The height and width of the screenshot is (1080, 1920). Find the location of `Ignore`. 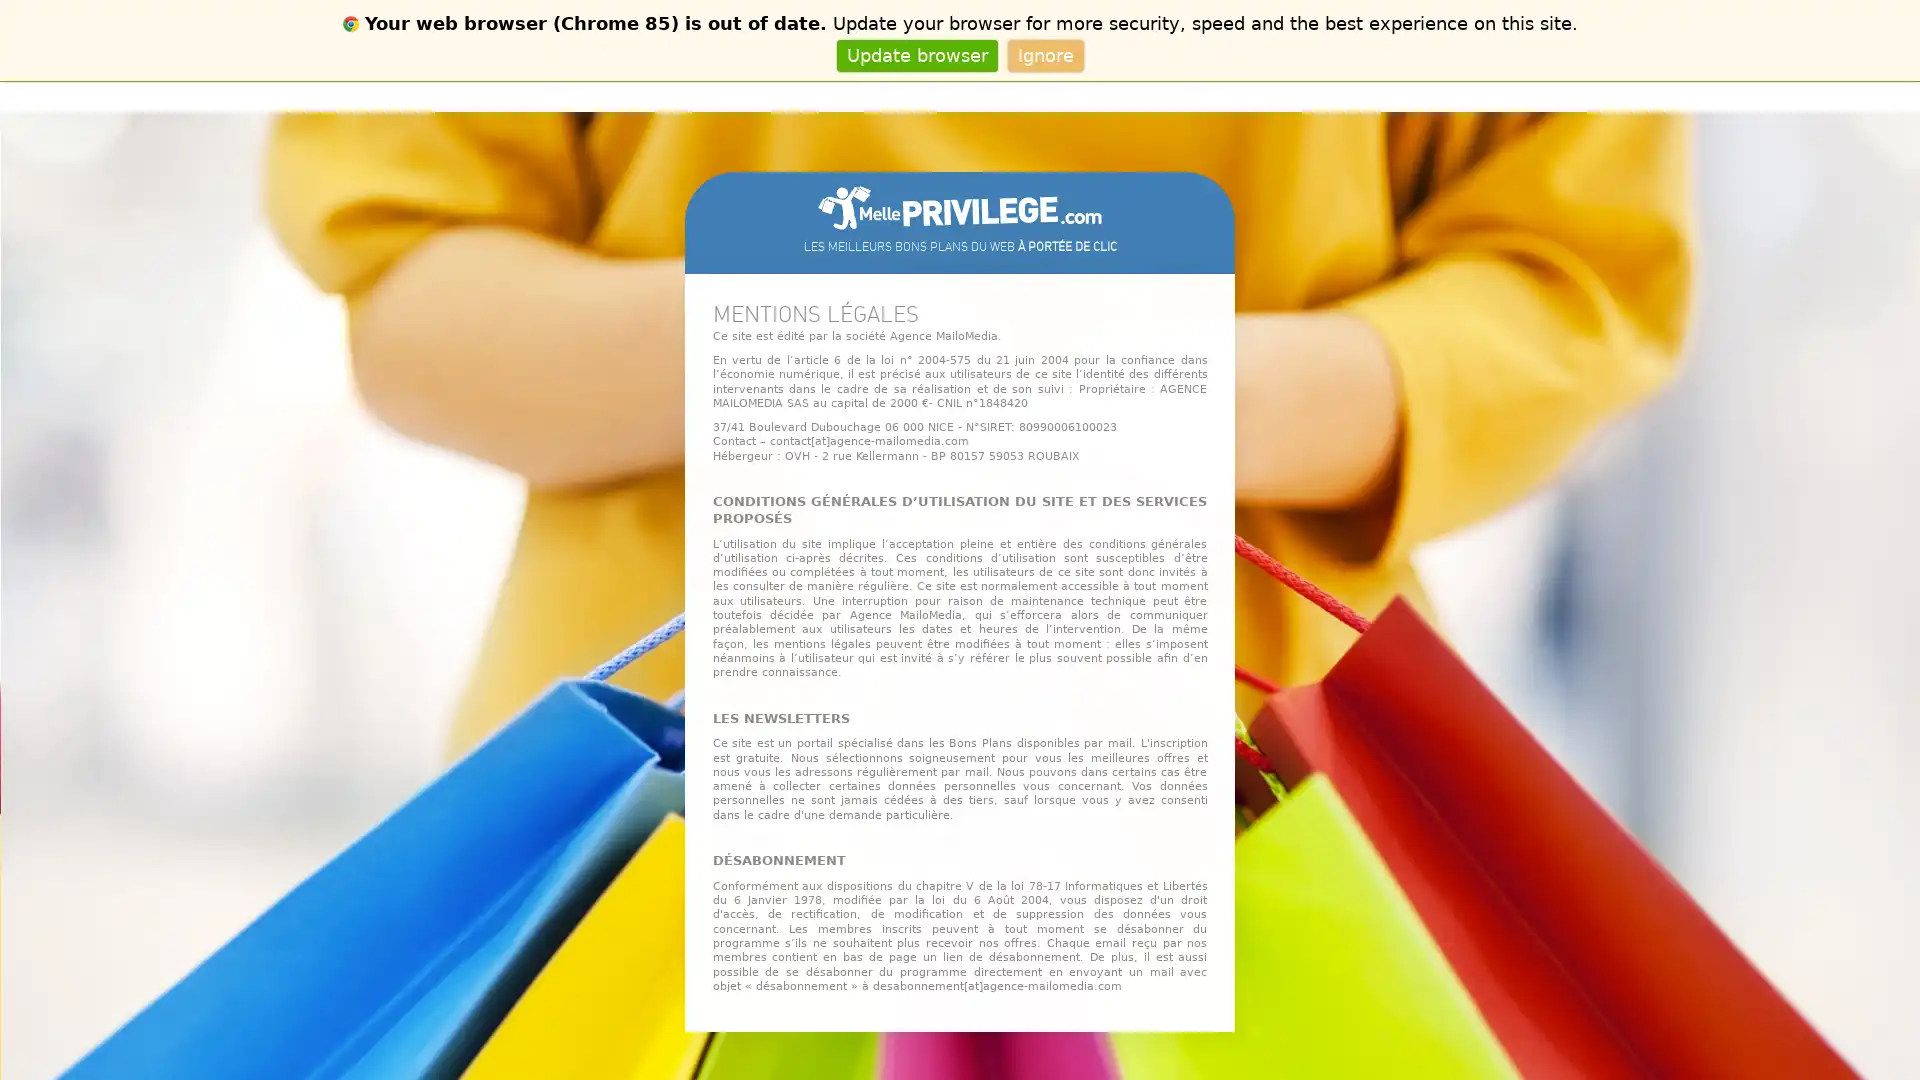

Ignore is located at coordinates (1044, 54).